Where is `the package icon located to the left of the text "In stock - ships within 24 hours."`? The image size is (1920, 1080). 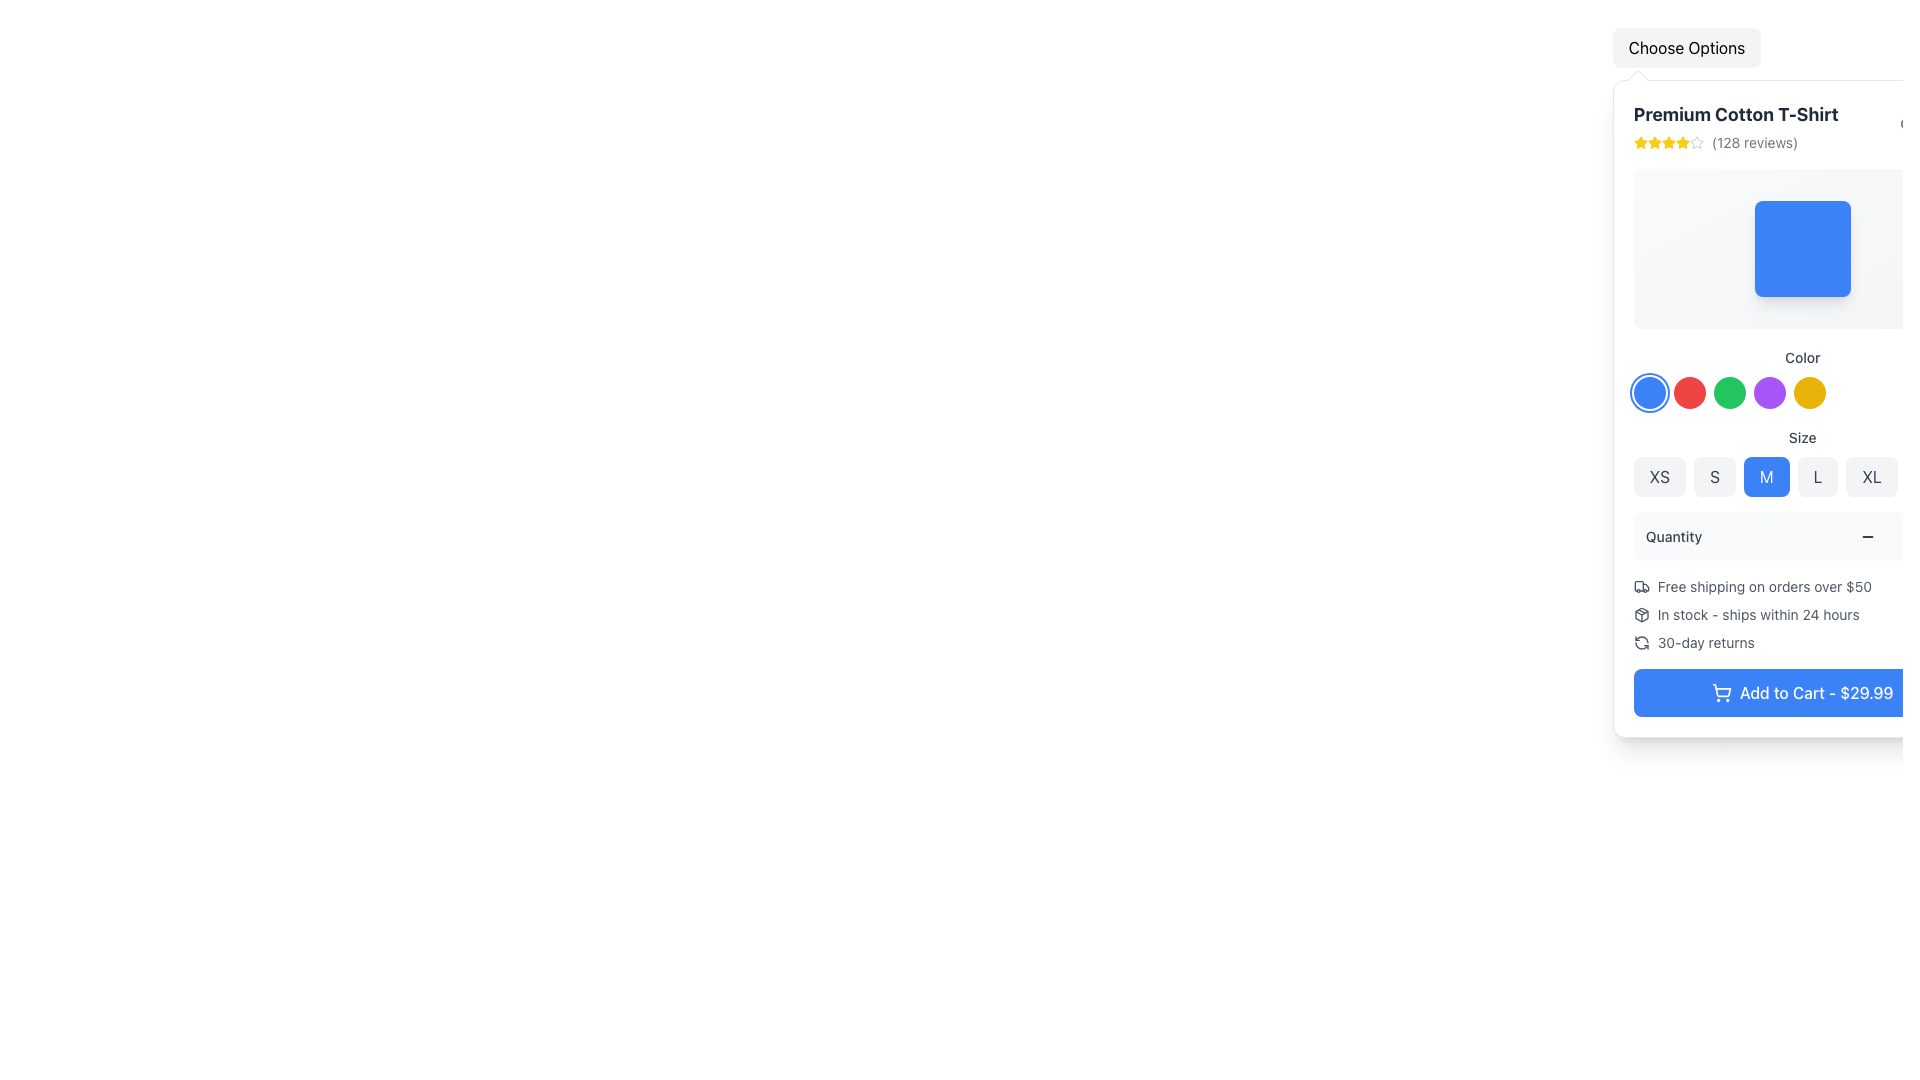
the package icon located to the left of the text "In stock - ships within 24 hours." is located at coordinates (1641, 613).